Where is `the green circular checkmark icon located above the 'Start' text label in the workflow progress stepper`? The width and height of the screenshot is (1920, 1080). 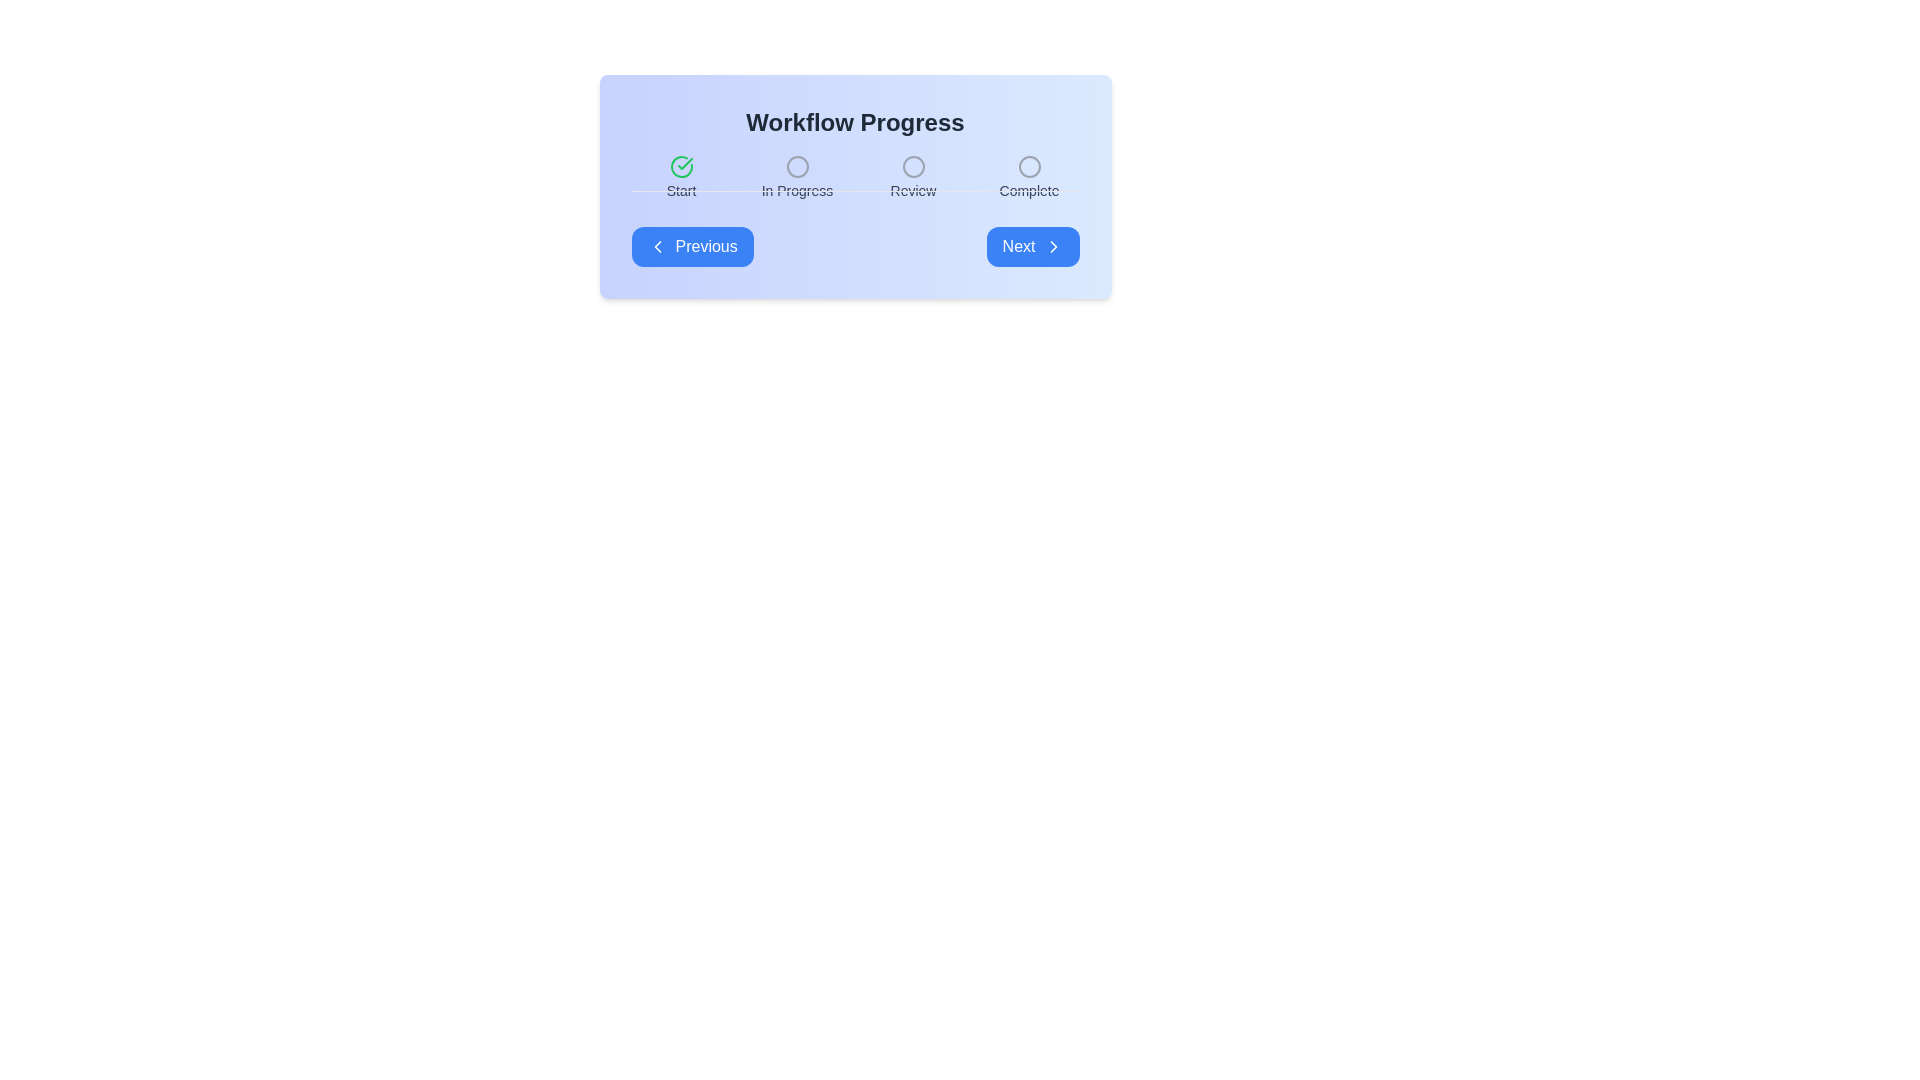
the green circular checkmark icon located above the 'Start' text label in the workflow progress stepper is located at coordinates (681, 165).